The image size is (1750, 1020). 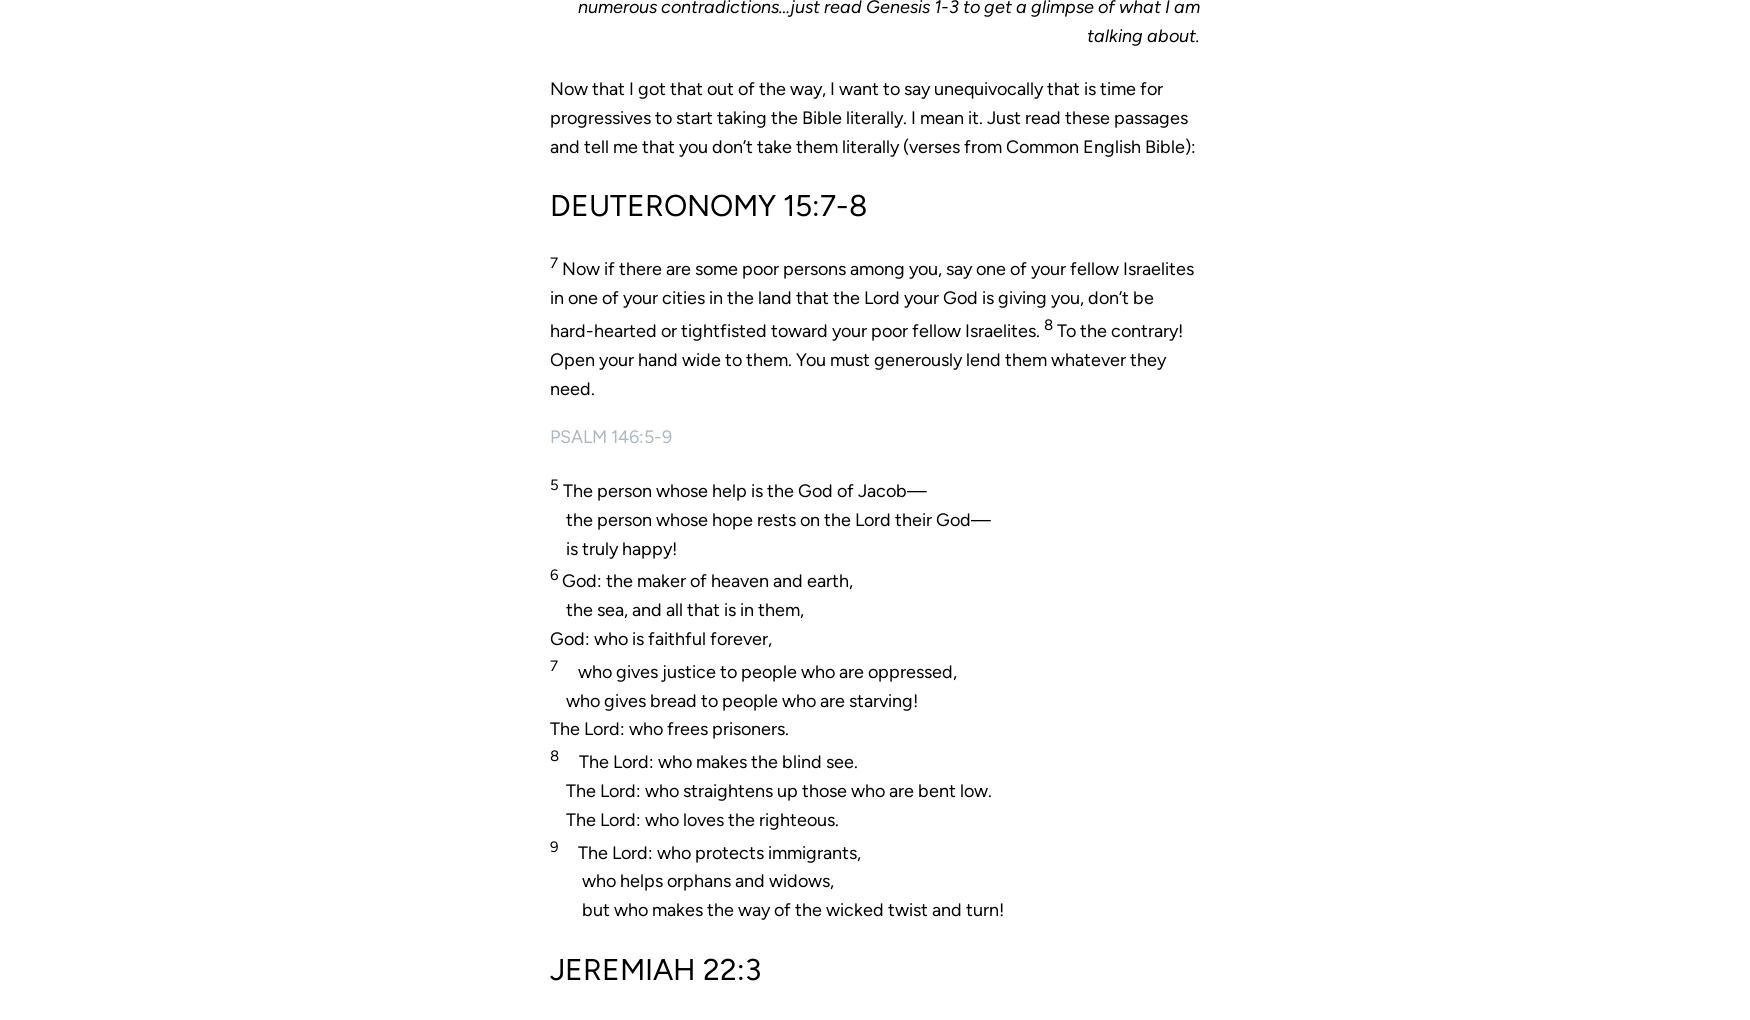 I want to click on ': who straightens up those who are bent low.', so click(x=634, y=788).